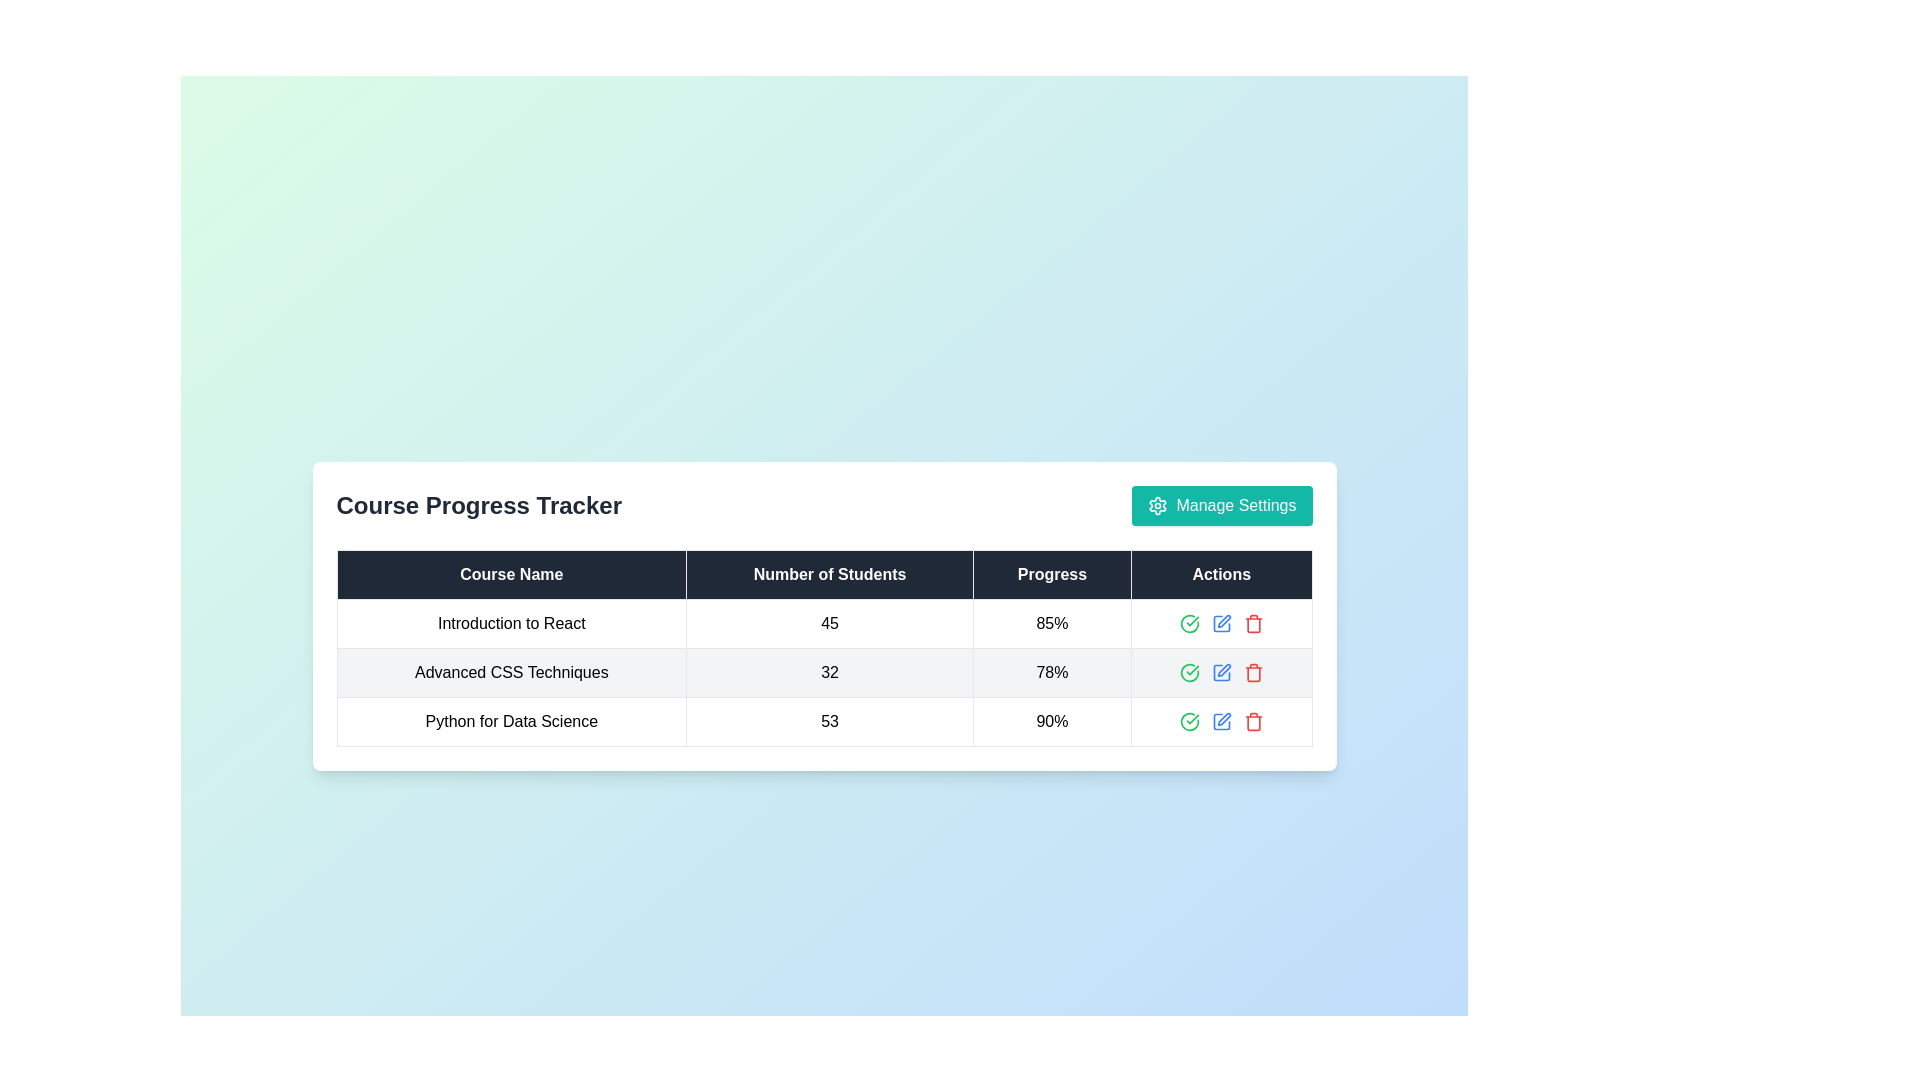  Describe the element at coordinates (1220, 672) in the screenshot. I see `the edit icon button located in the second row of the table under the 'Actions' column, positioned between a green checkmark icon and a red trash bin icon` at that location.